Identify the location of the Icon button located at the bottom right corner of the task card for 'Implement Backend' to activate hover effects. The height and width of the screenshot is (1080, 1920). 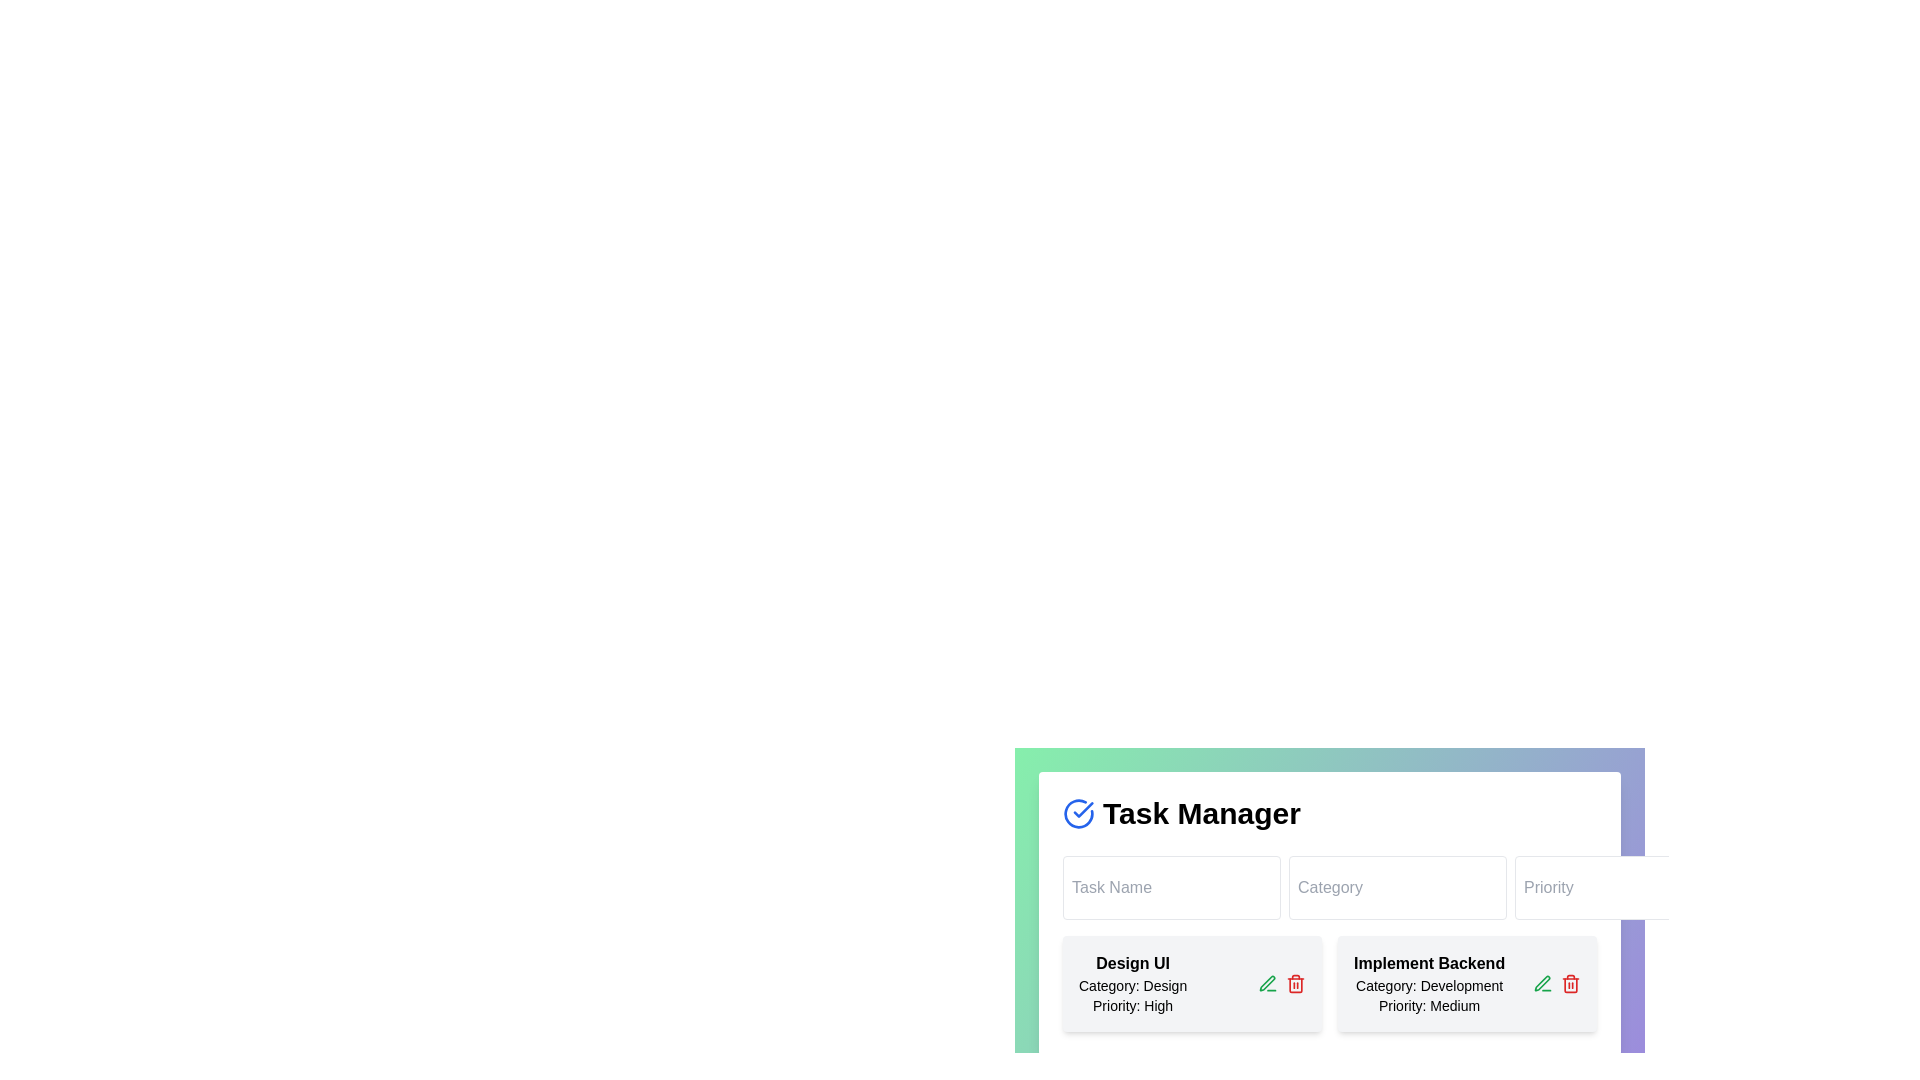
(1541, 982).